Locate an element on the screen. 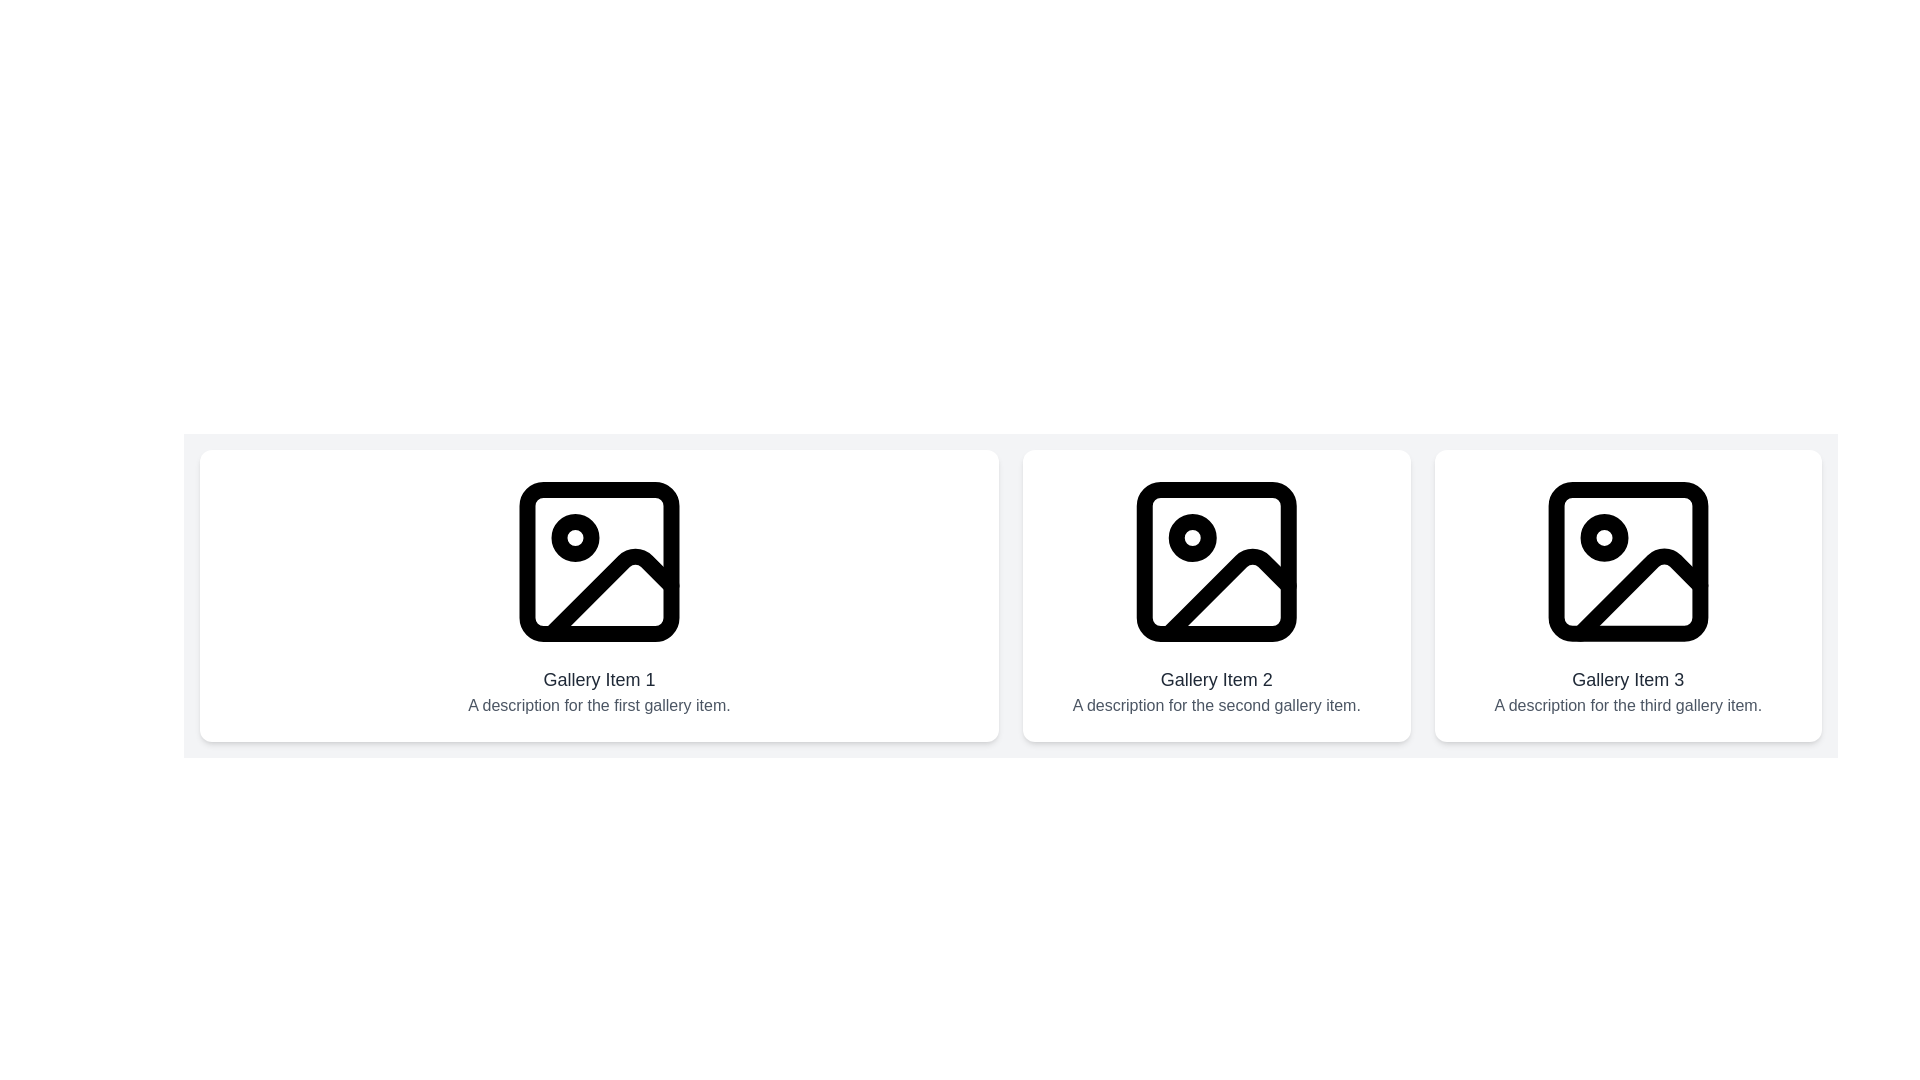 The width and height of the screenshot is (1920, 1080). the title and description of the third gallery item, which is located in the rightmost column of the grid beneath the image icons is located at coordinates (1628, 690).